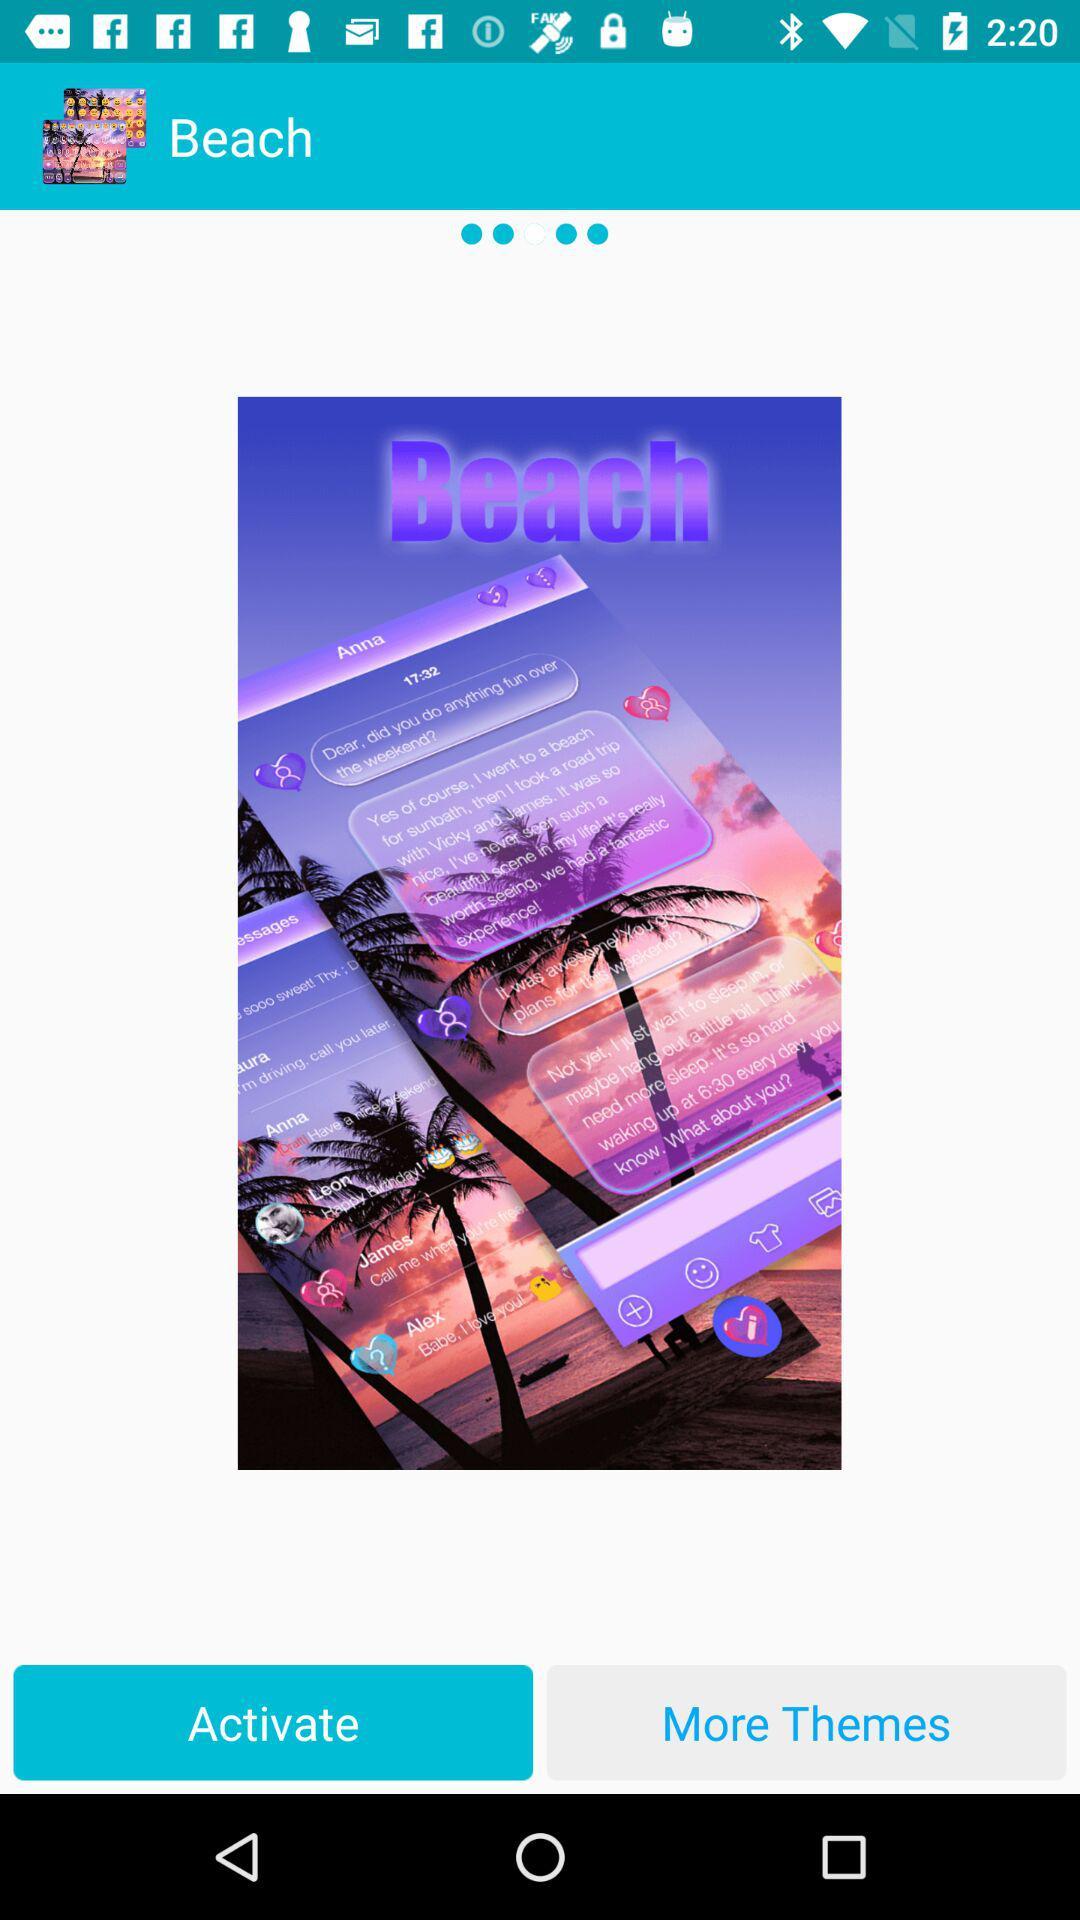  I want to click on the more themes at the bottom right corner, so click(805, 1721).